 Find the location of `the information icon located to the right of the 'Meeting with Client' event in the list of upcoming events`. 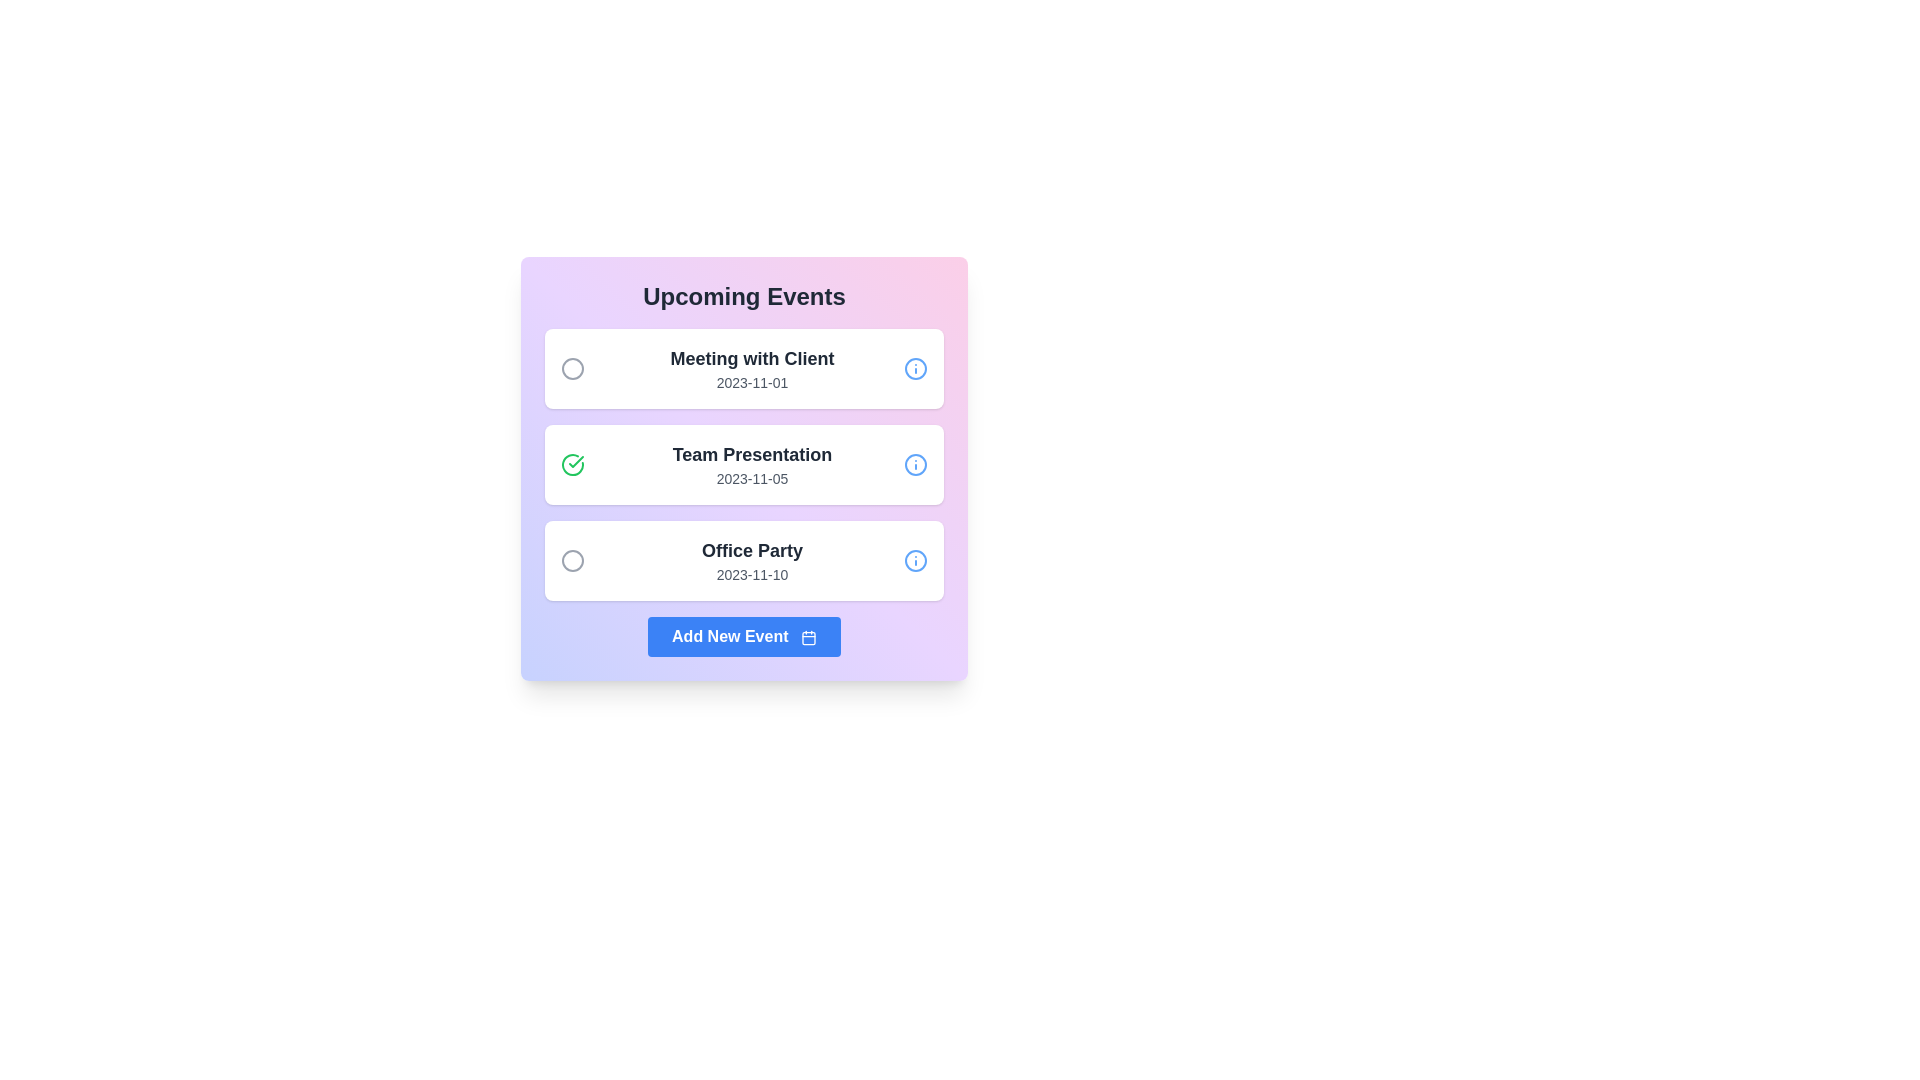

the information icon located to the right of the 'Meeting with Client' event in the list of upcoming events is located at coordinates (915, 369).